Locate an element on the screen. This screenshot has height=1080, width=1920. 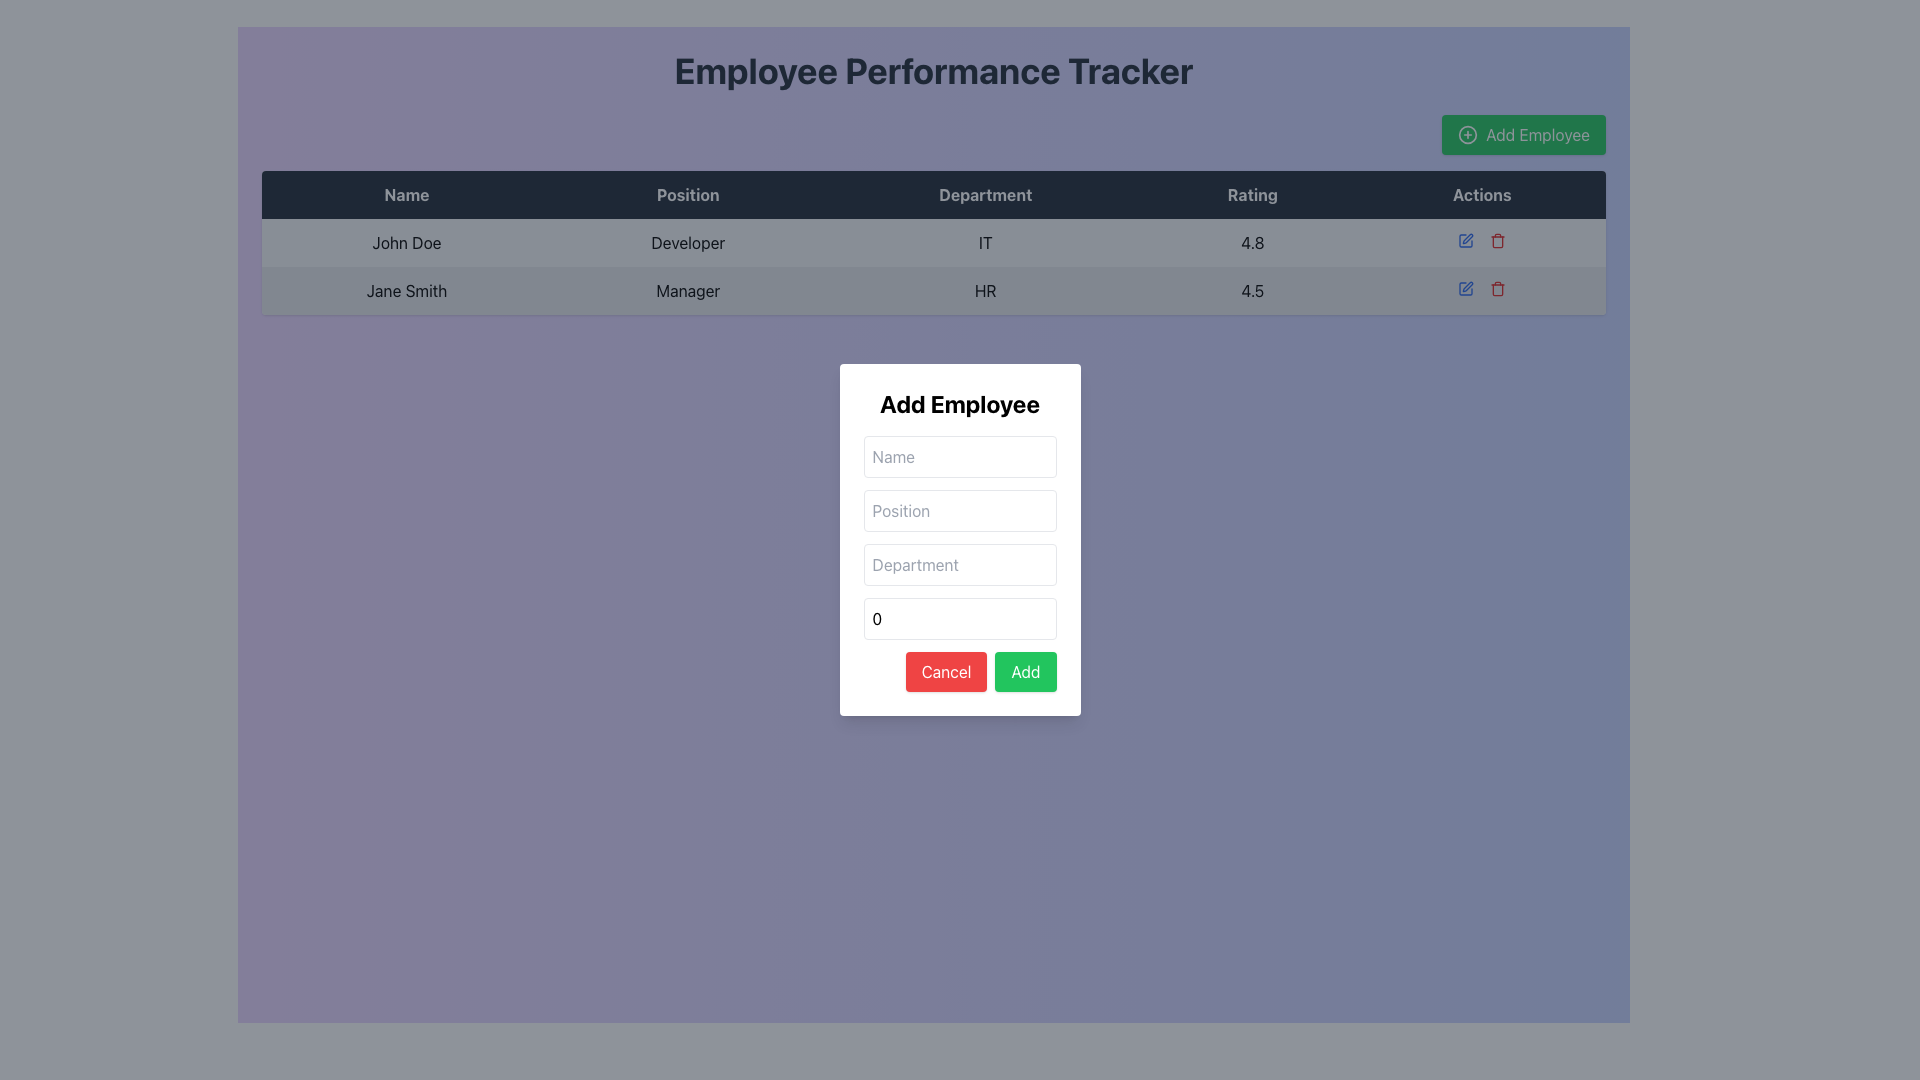
the circular icon of the 'Add Employee' button, which serves as a visual marker for the action of adding or creating an employee is located at coordinates (1468, 135).